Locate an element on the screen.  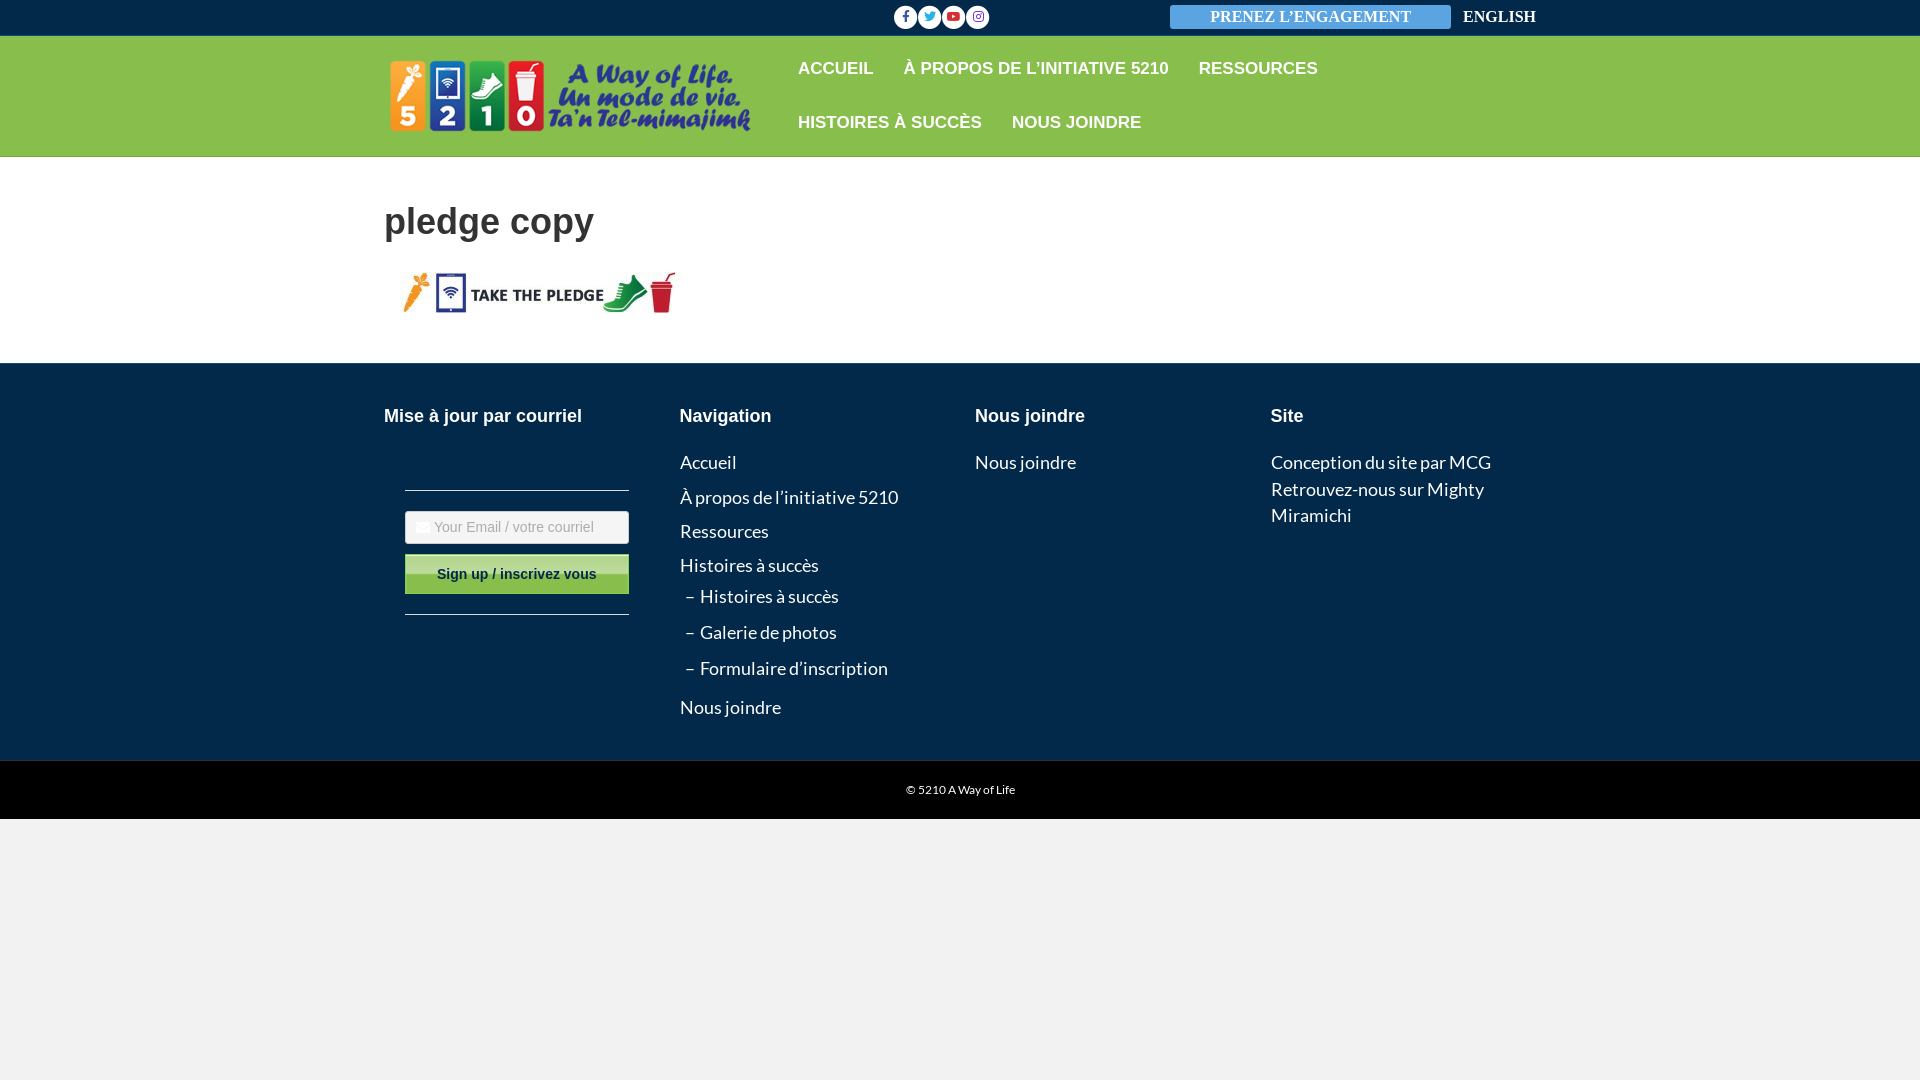
'Mighty Miramichi' is located at coordinates (1375, 500).